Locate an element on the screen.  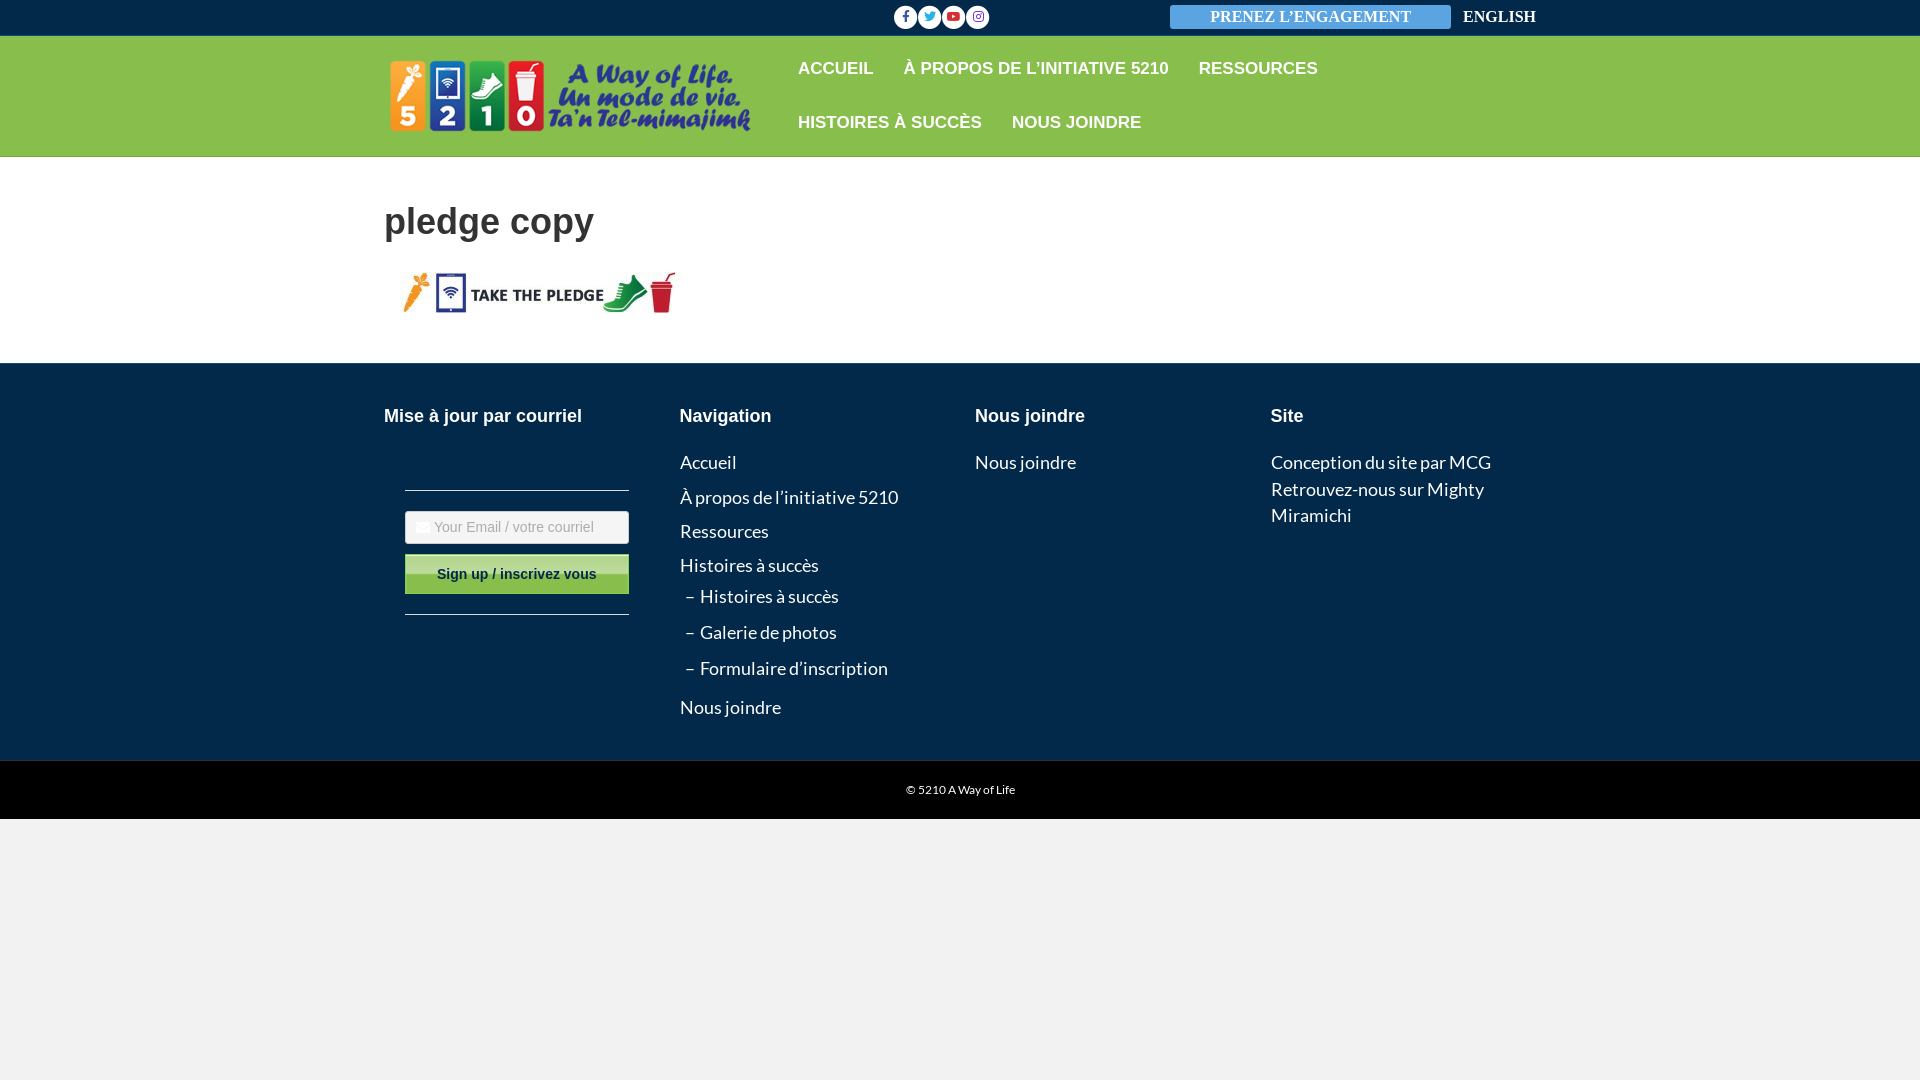
'Mighty Miramichi' is located at coordinates (1375, 500).